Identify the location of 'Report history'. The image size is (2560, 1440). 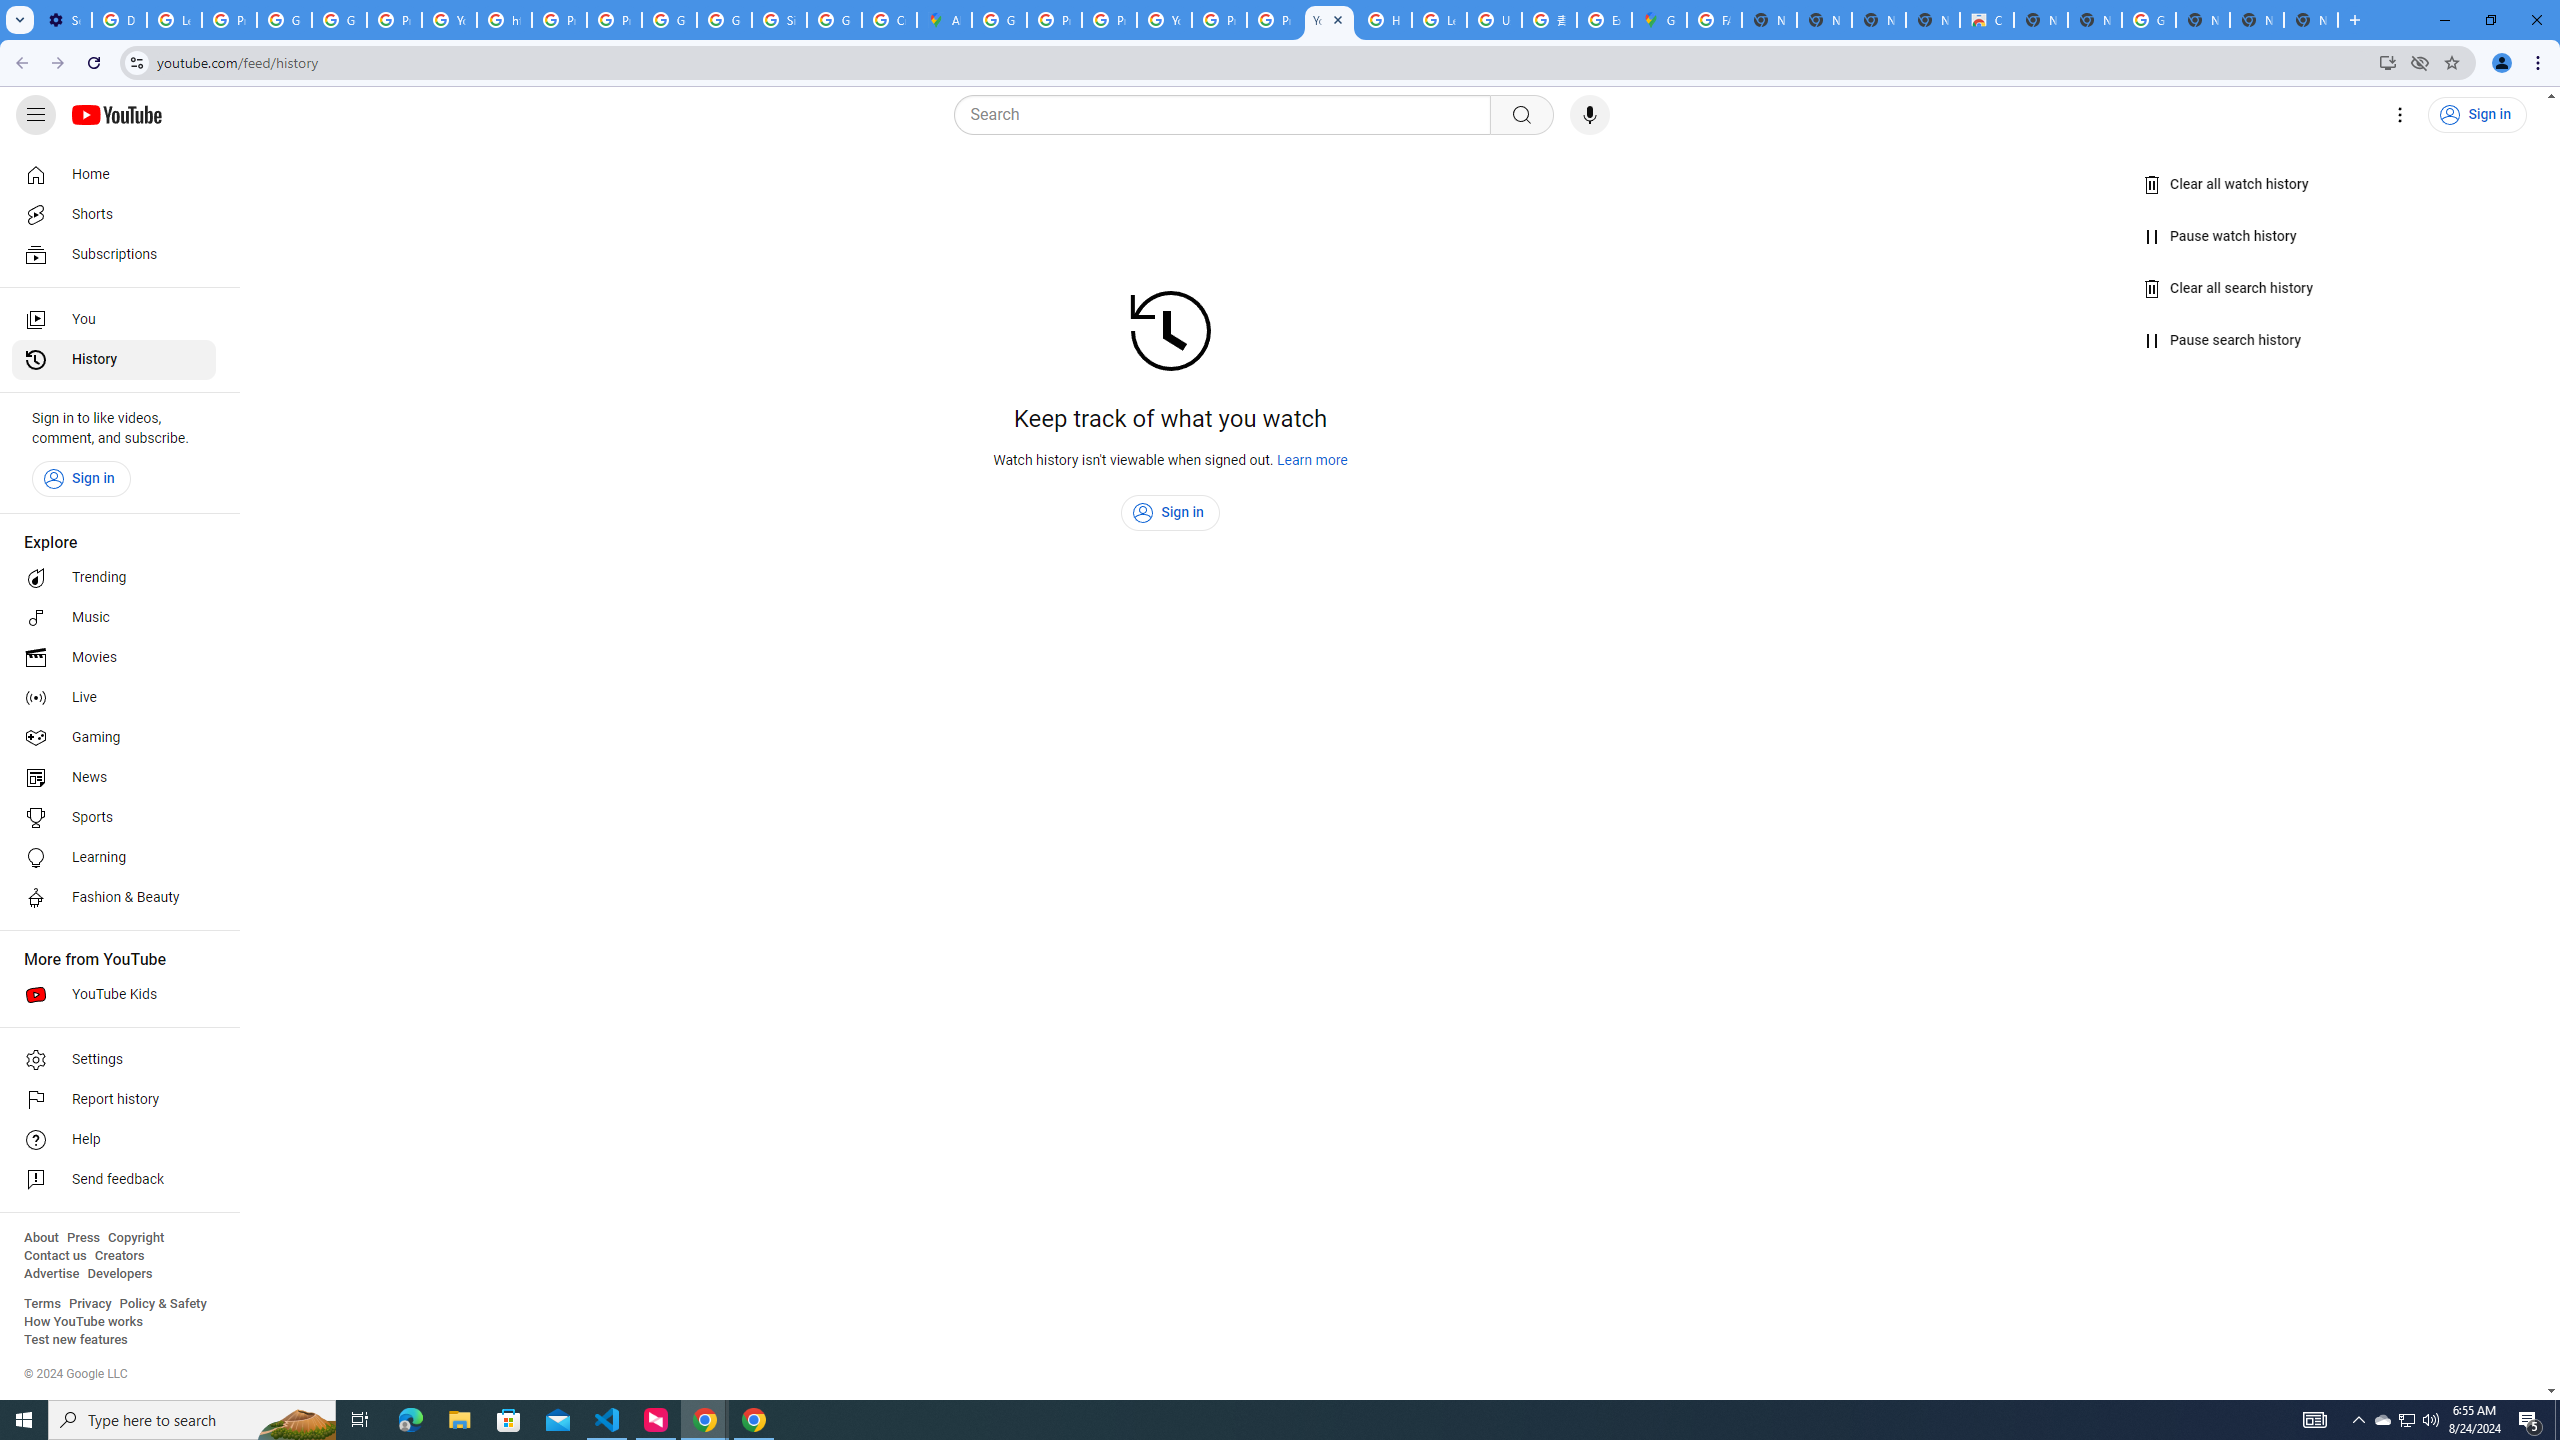
(113, 1099).